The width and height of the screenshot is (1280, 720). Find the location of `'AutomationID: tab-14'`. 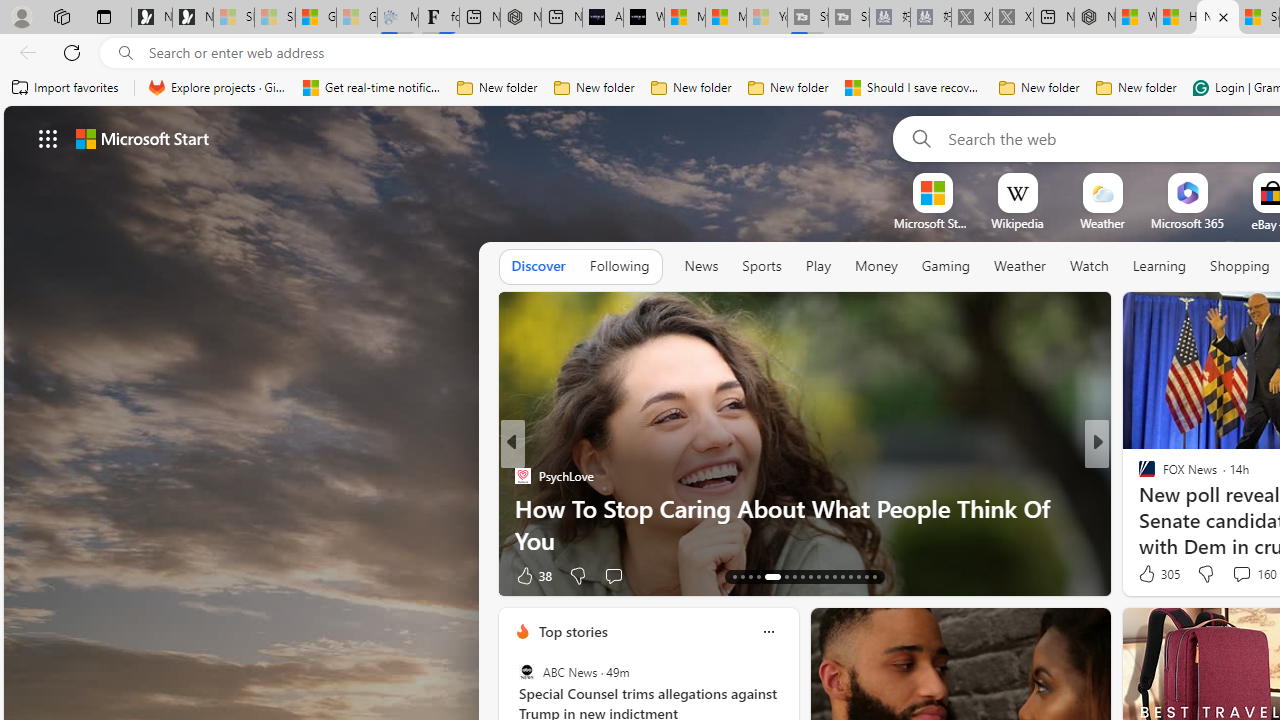

'AutomationID: tab-14' is located at coordinates (742, 577).